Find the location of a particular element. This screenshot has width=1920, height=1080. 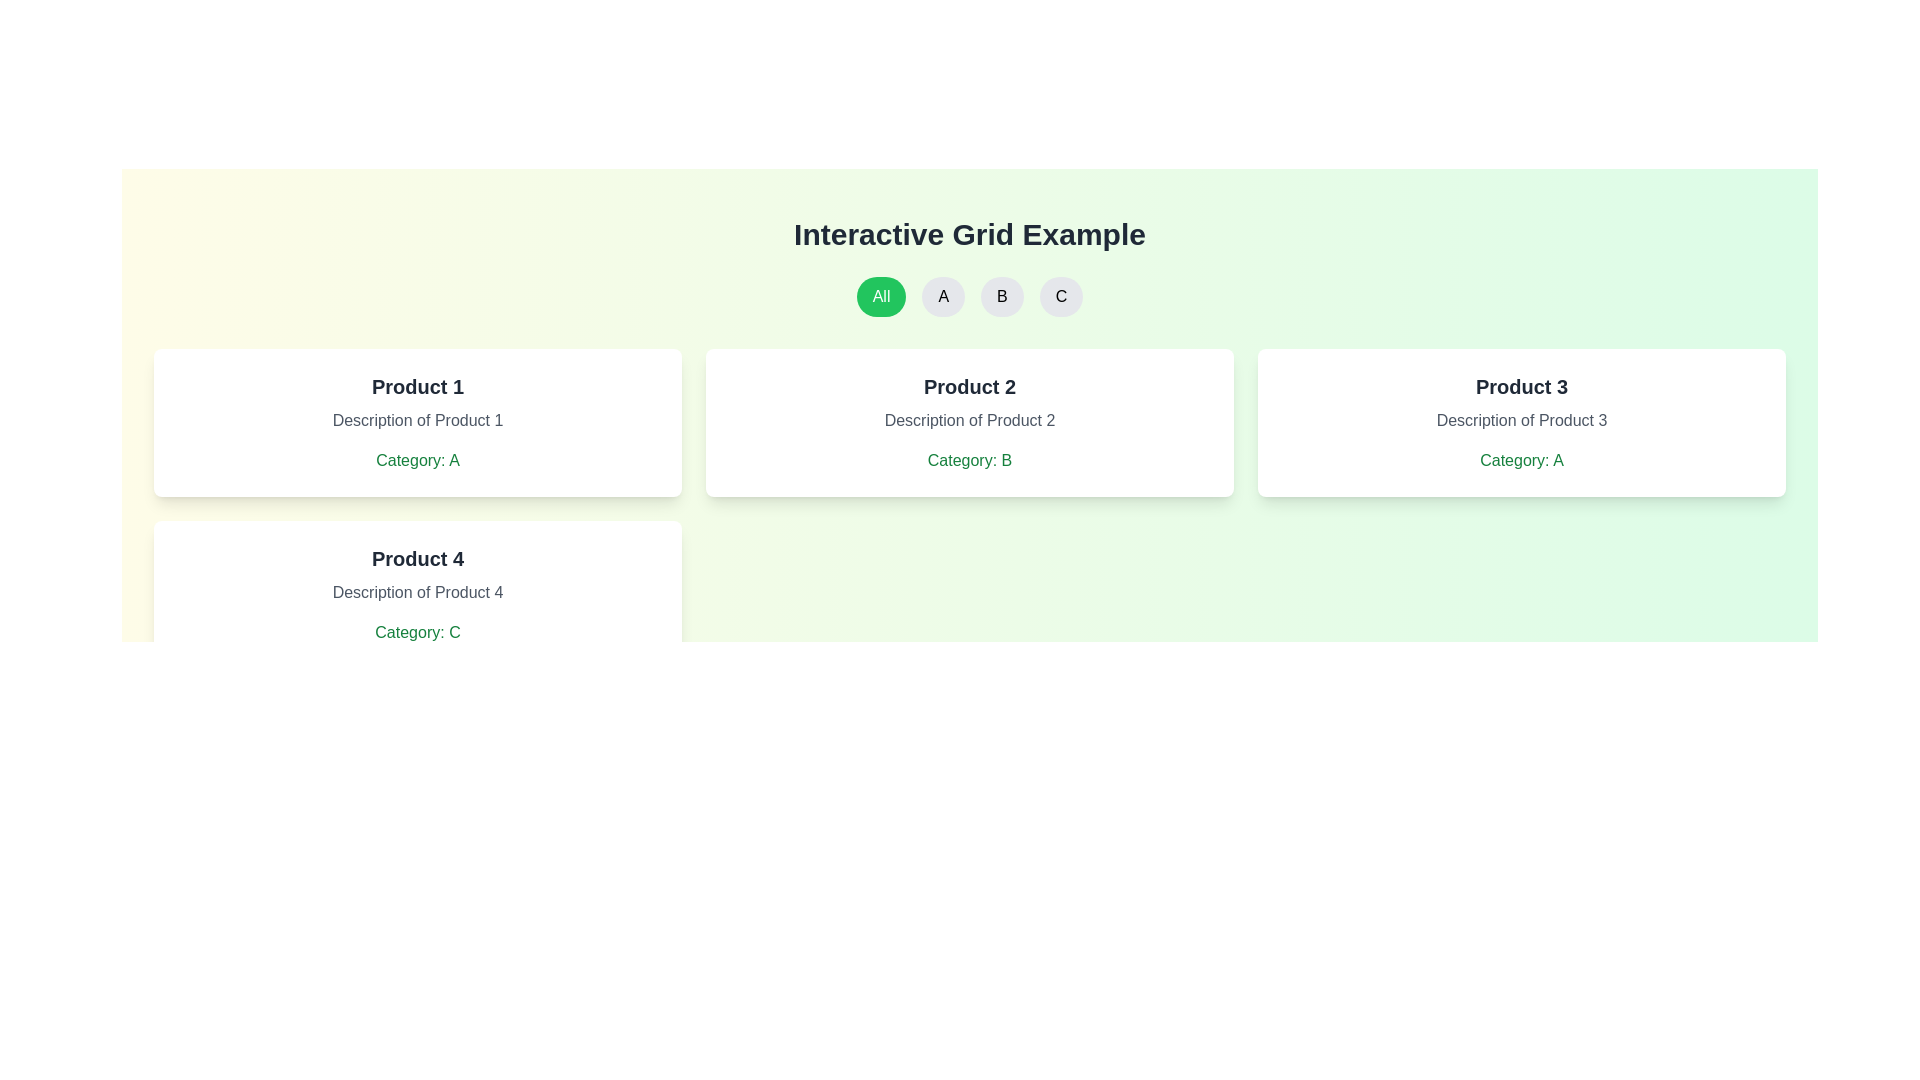

the Text label indicating the category of the product in the card labeled 'Product 1', which is located at the bottom section below the product description is located at coordinates (416, 461).